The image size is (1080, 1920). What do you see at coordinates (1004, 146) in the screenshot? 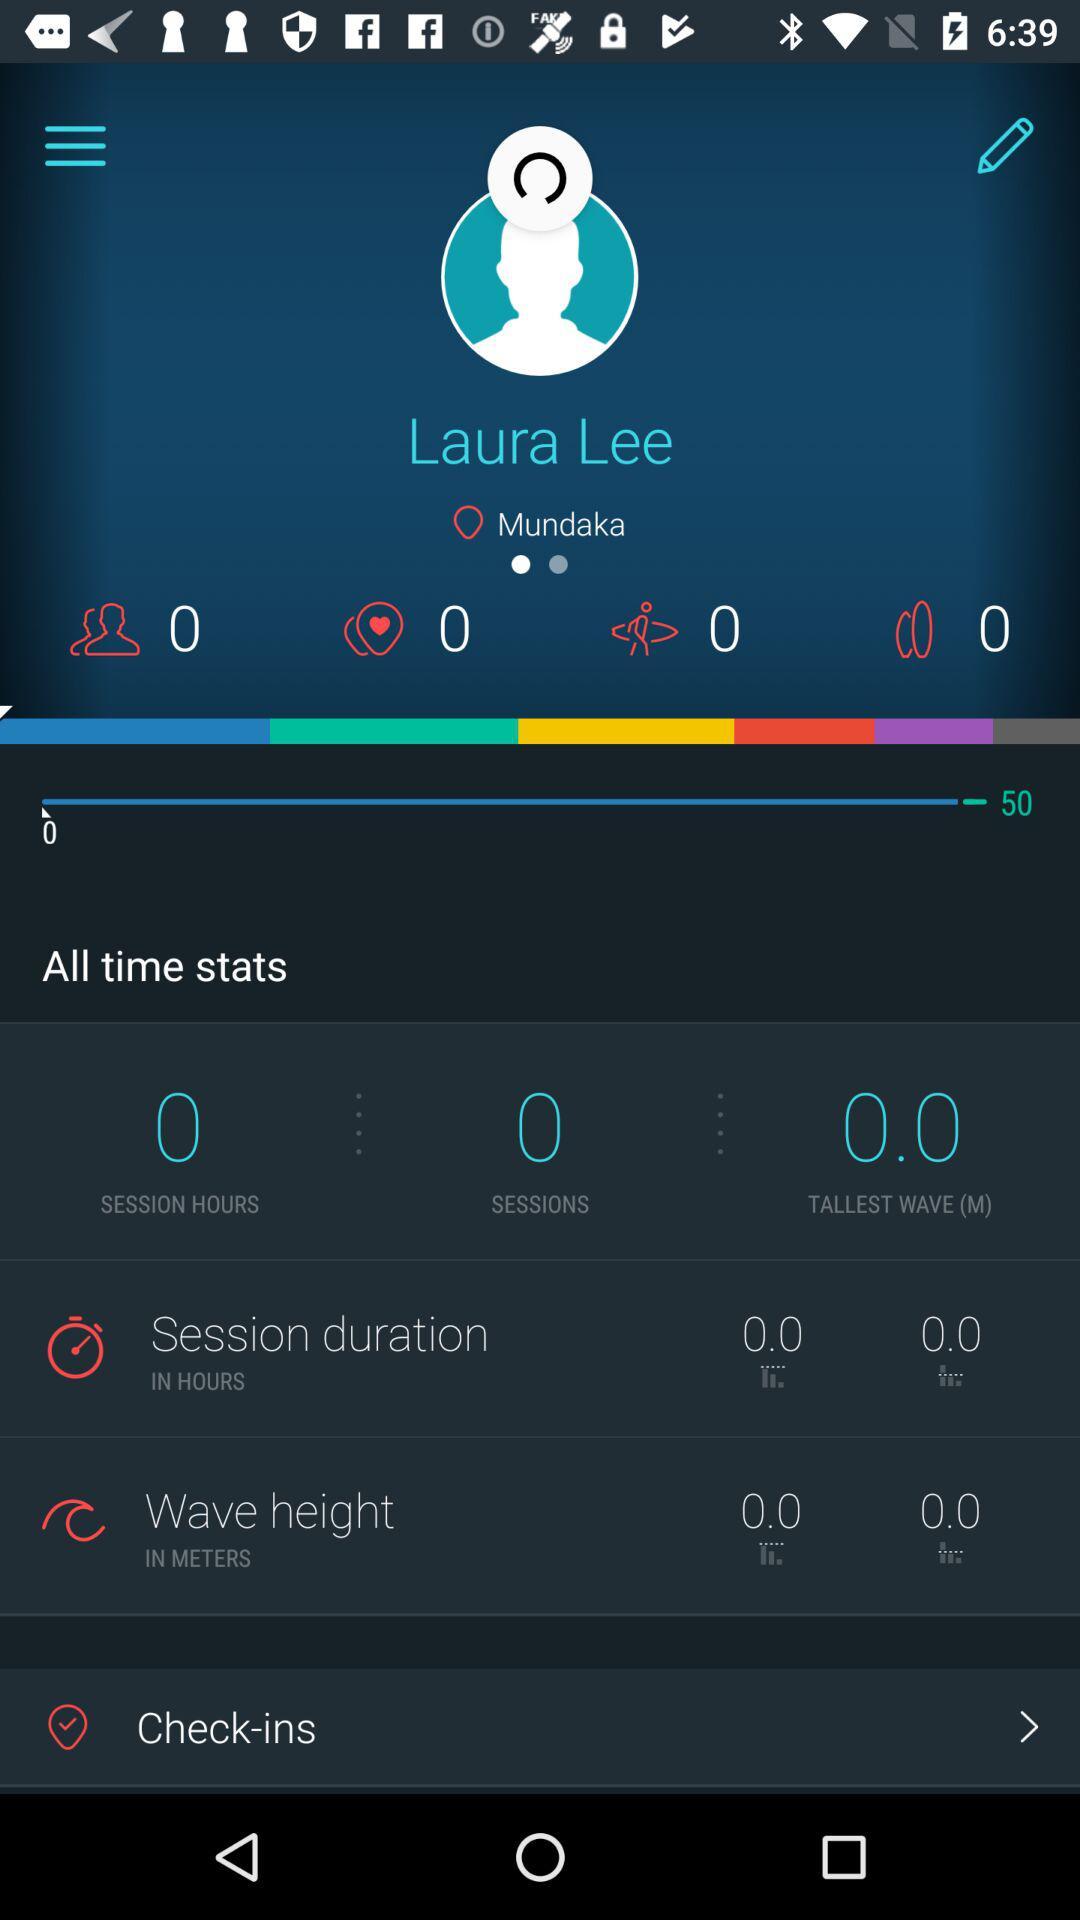
I see `the edit icon` at bounding box center [1004, 146].